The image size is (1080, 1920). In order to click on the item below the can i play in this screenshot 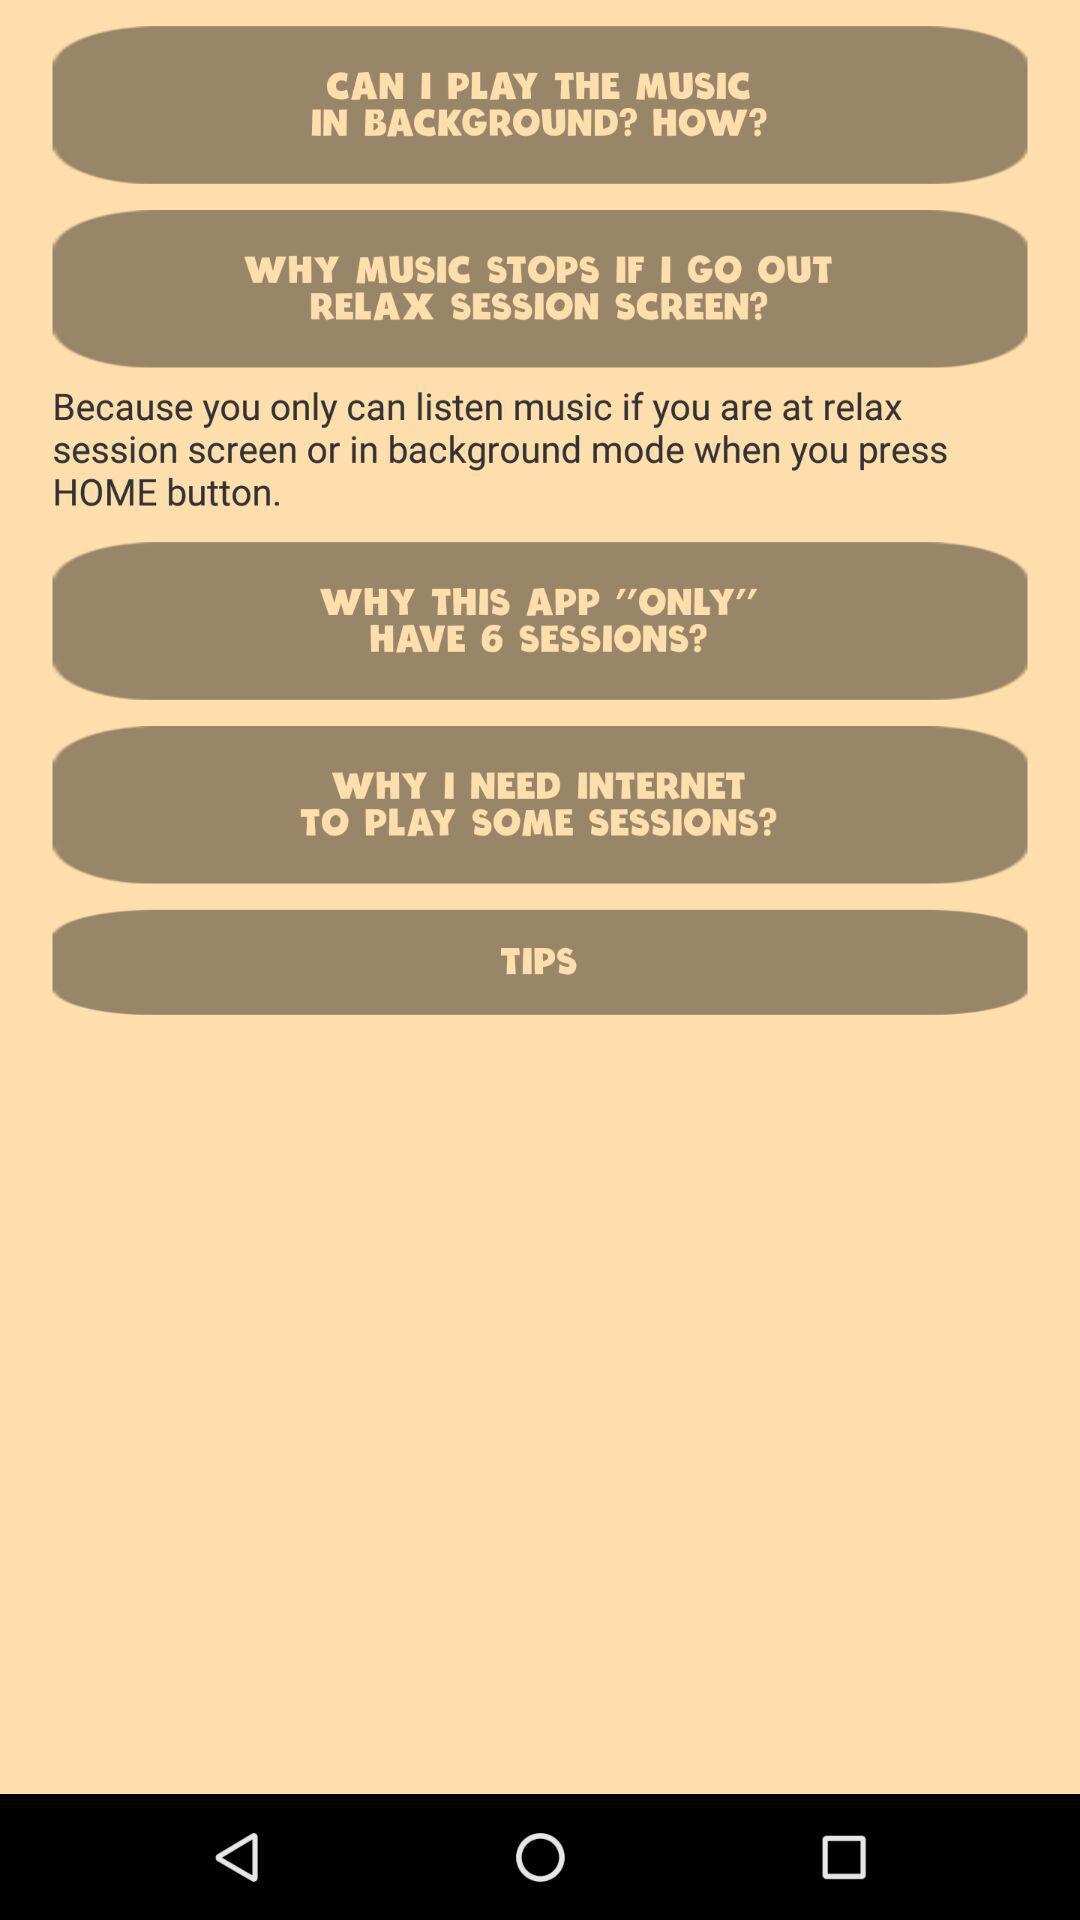, I will do `click(540, 287)`.